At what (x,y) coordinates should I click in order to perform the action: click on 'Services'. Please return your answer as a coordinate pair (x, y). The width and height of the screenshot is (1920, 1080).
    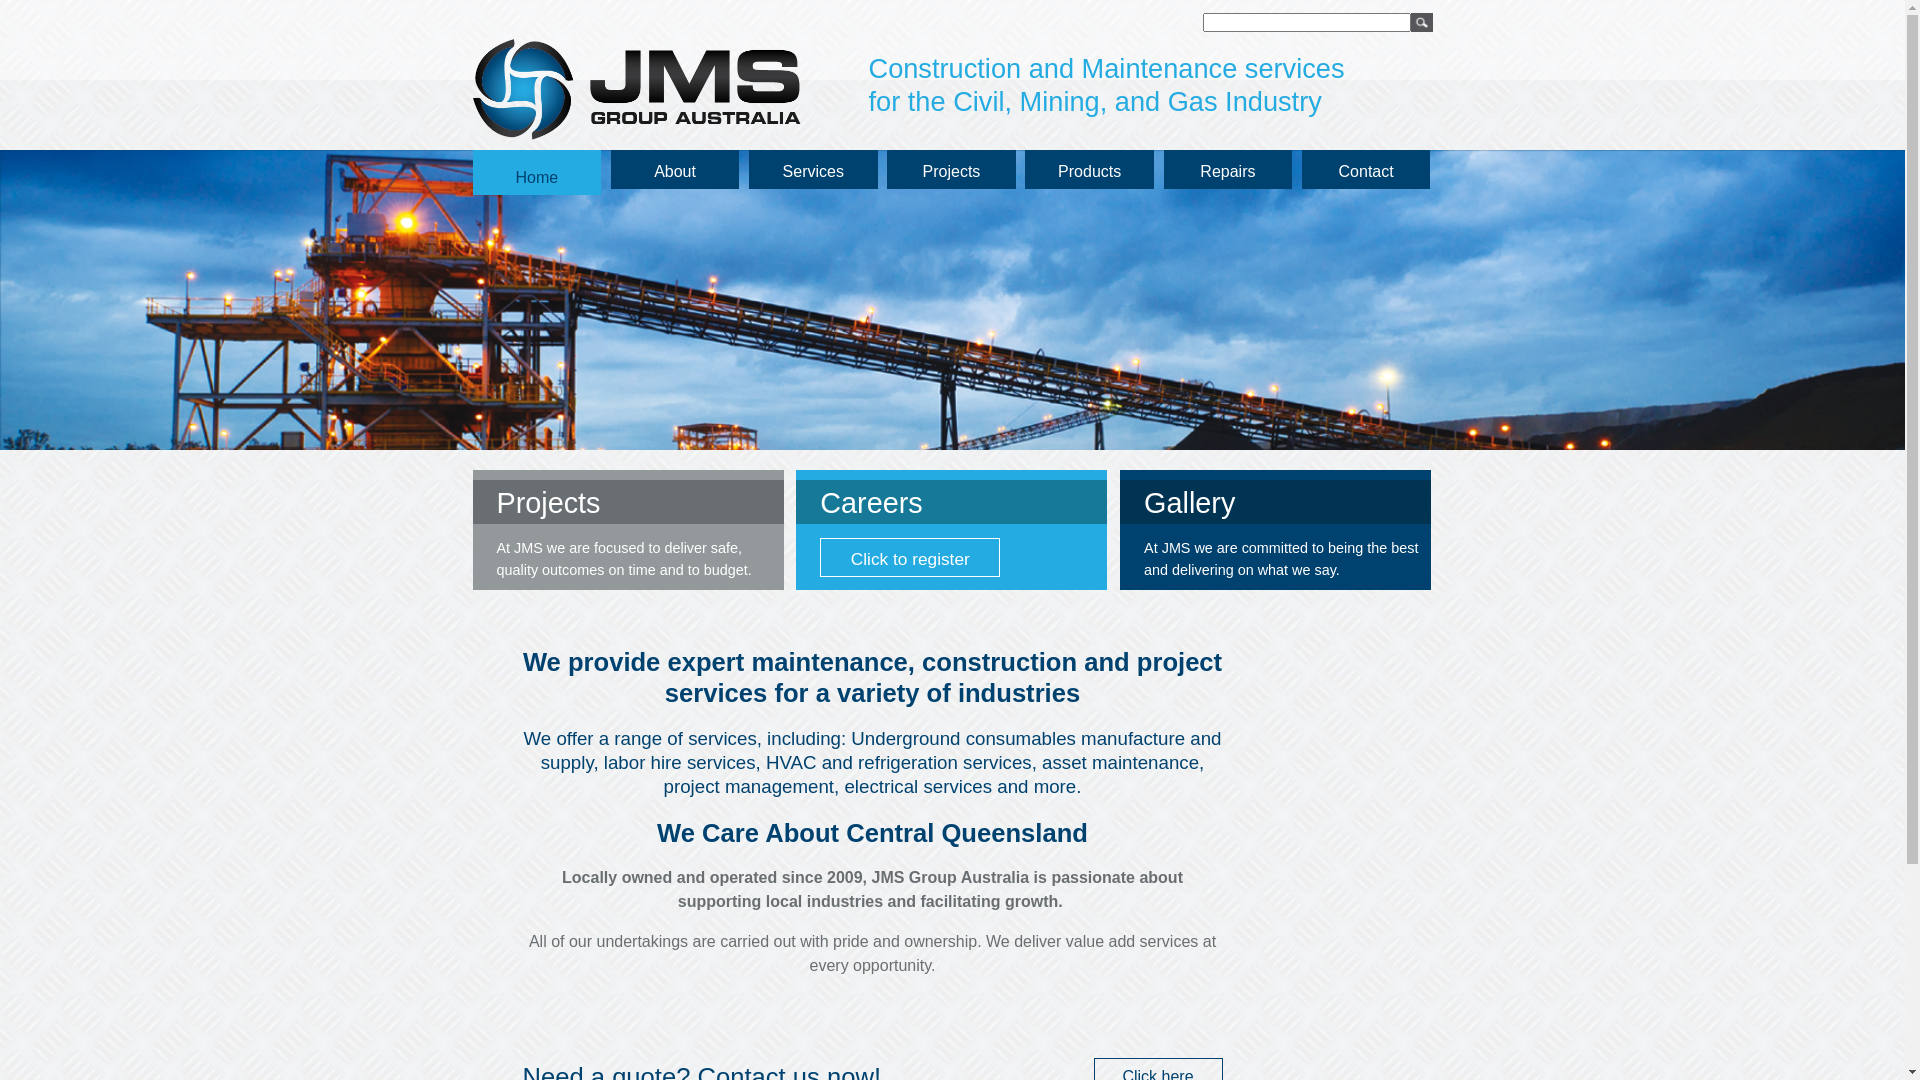
    Looking at the image, I should click on (813, 168).